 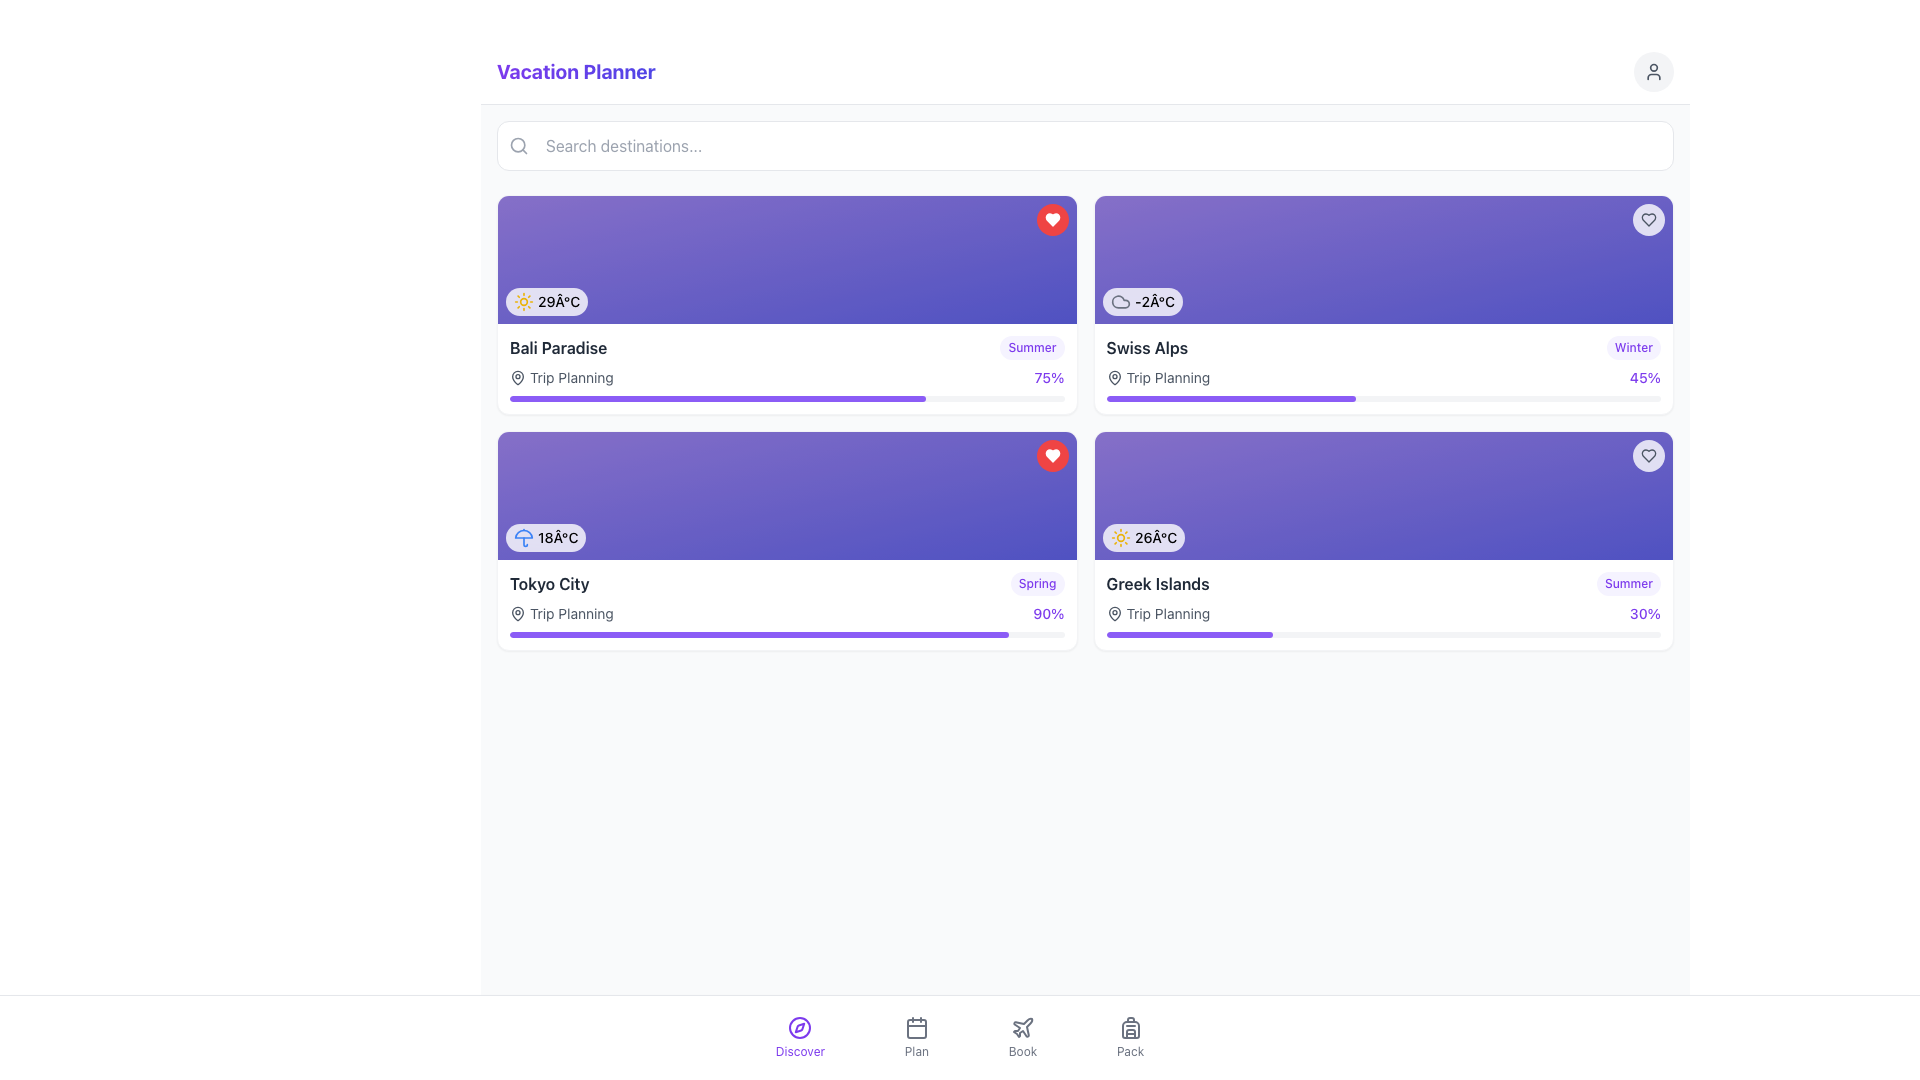 I want to click on text label displaying '29°C' located within the first featured trip card titled 'Bali Paradise' in the top-left quadrant of the layout, so click(x=559, y=301).